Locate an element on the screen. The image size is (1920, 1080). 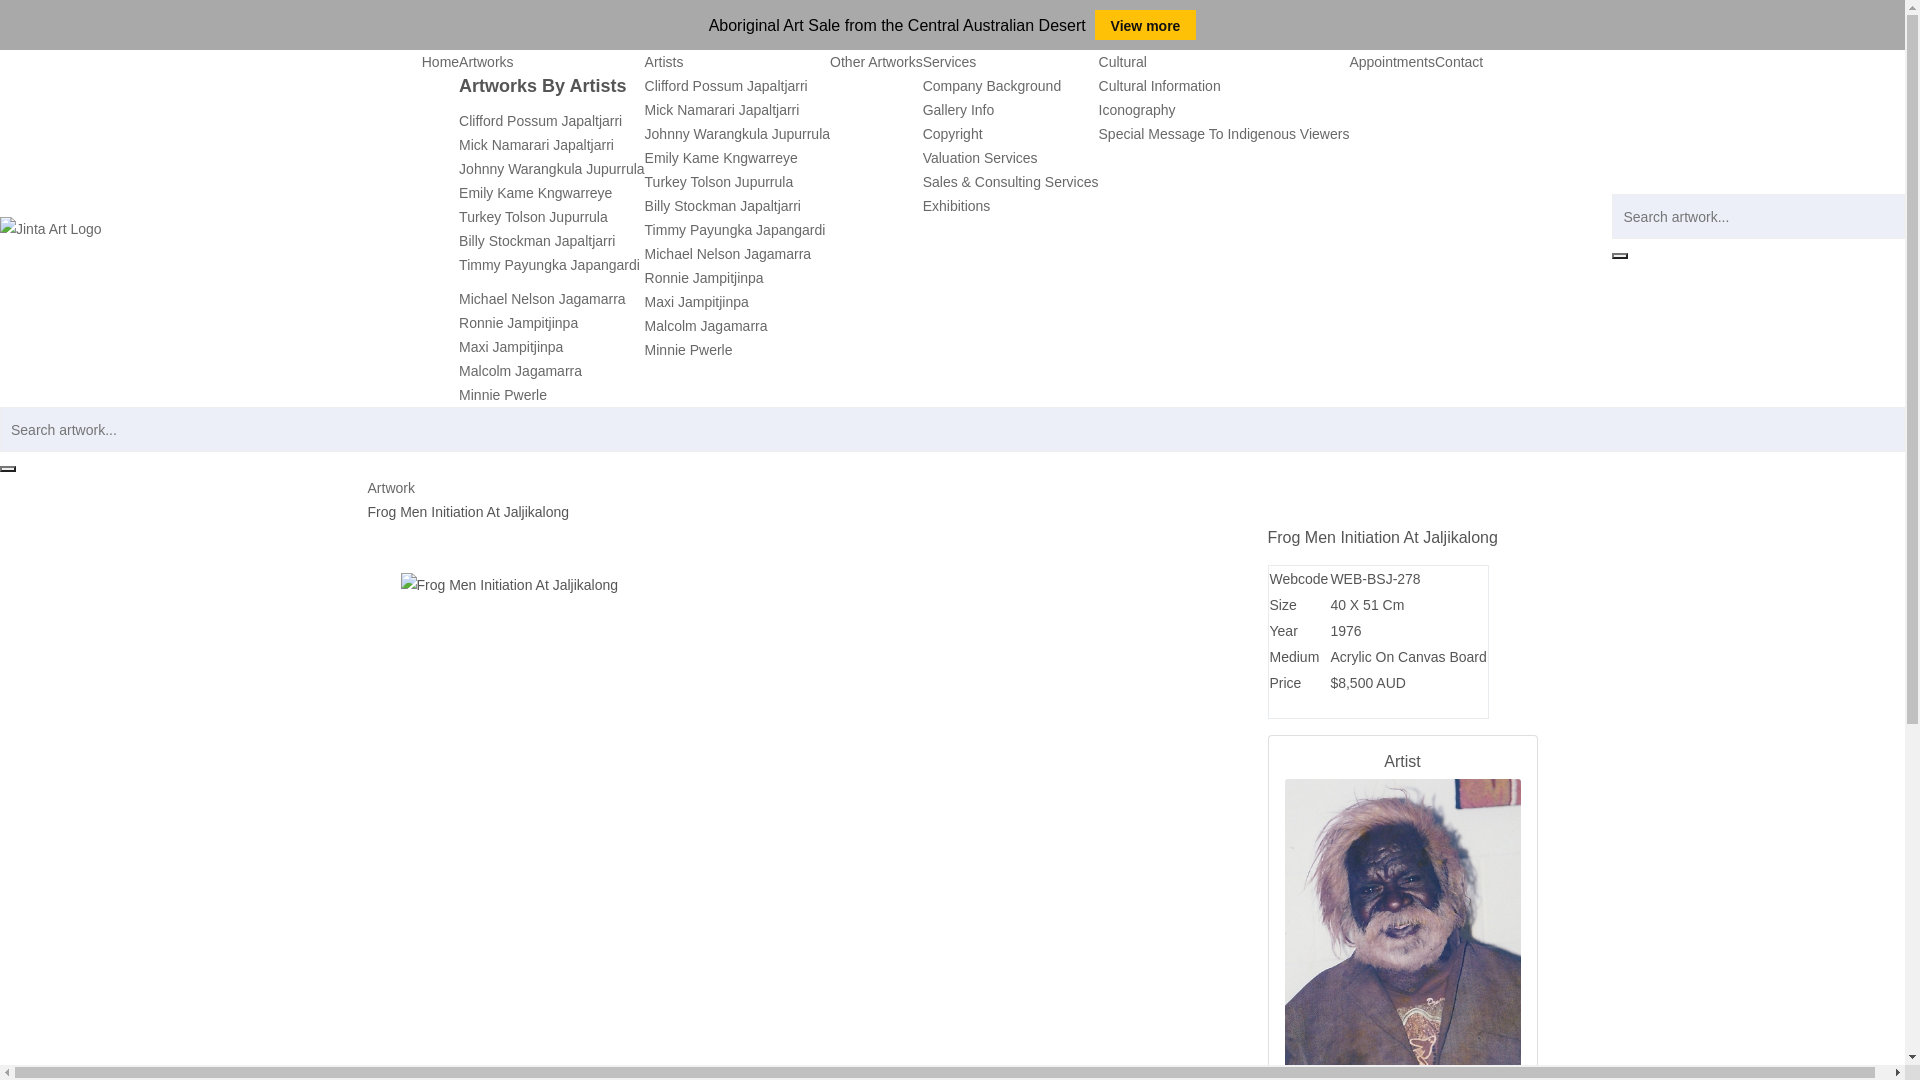
'Appointments' is located at coordinates (1391, 60).